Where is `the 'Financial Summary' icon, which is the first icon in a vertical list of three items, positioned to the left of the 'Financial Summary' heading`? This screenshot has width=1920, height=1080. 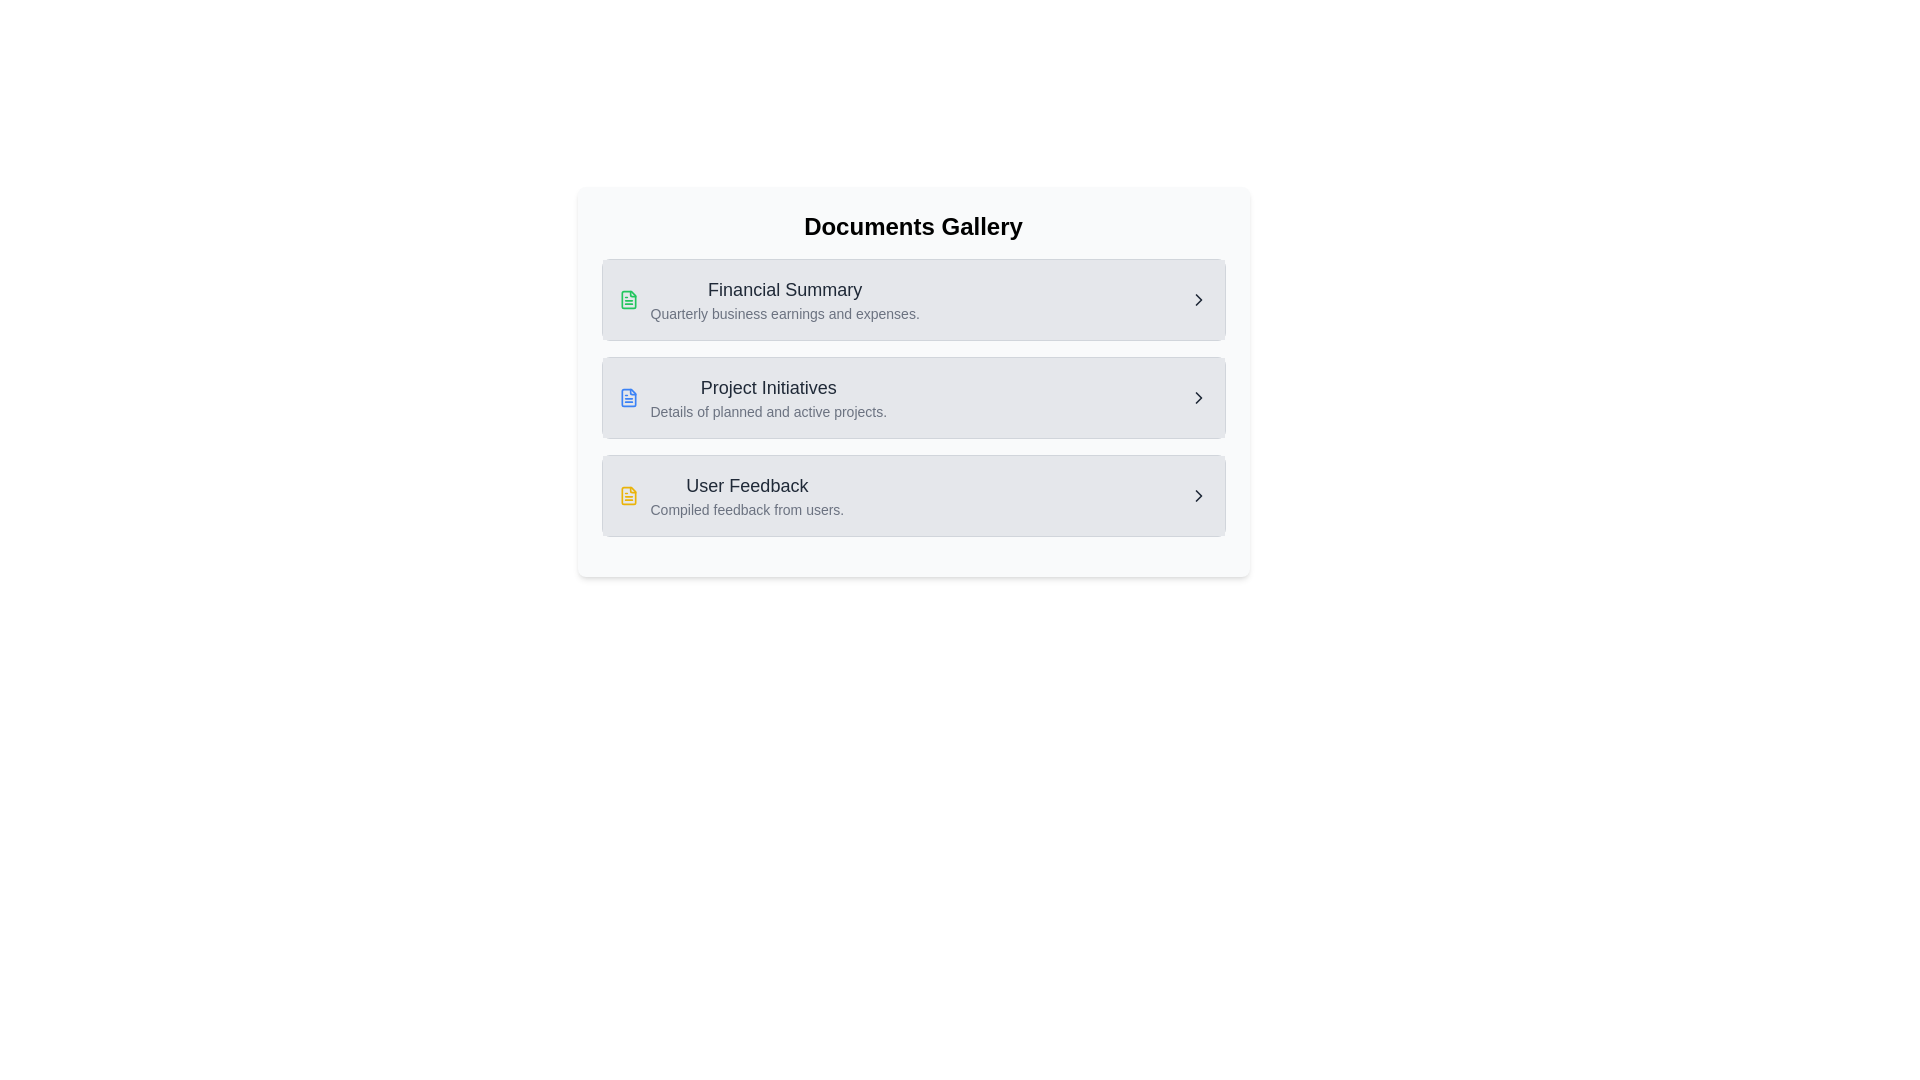 the 'Financial Summary' icon, which is the first icon in a vertical list of three items, positioned to the left of the 'Financial Summary' heading is located at coordinates (627, 300).